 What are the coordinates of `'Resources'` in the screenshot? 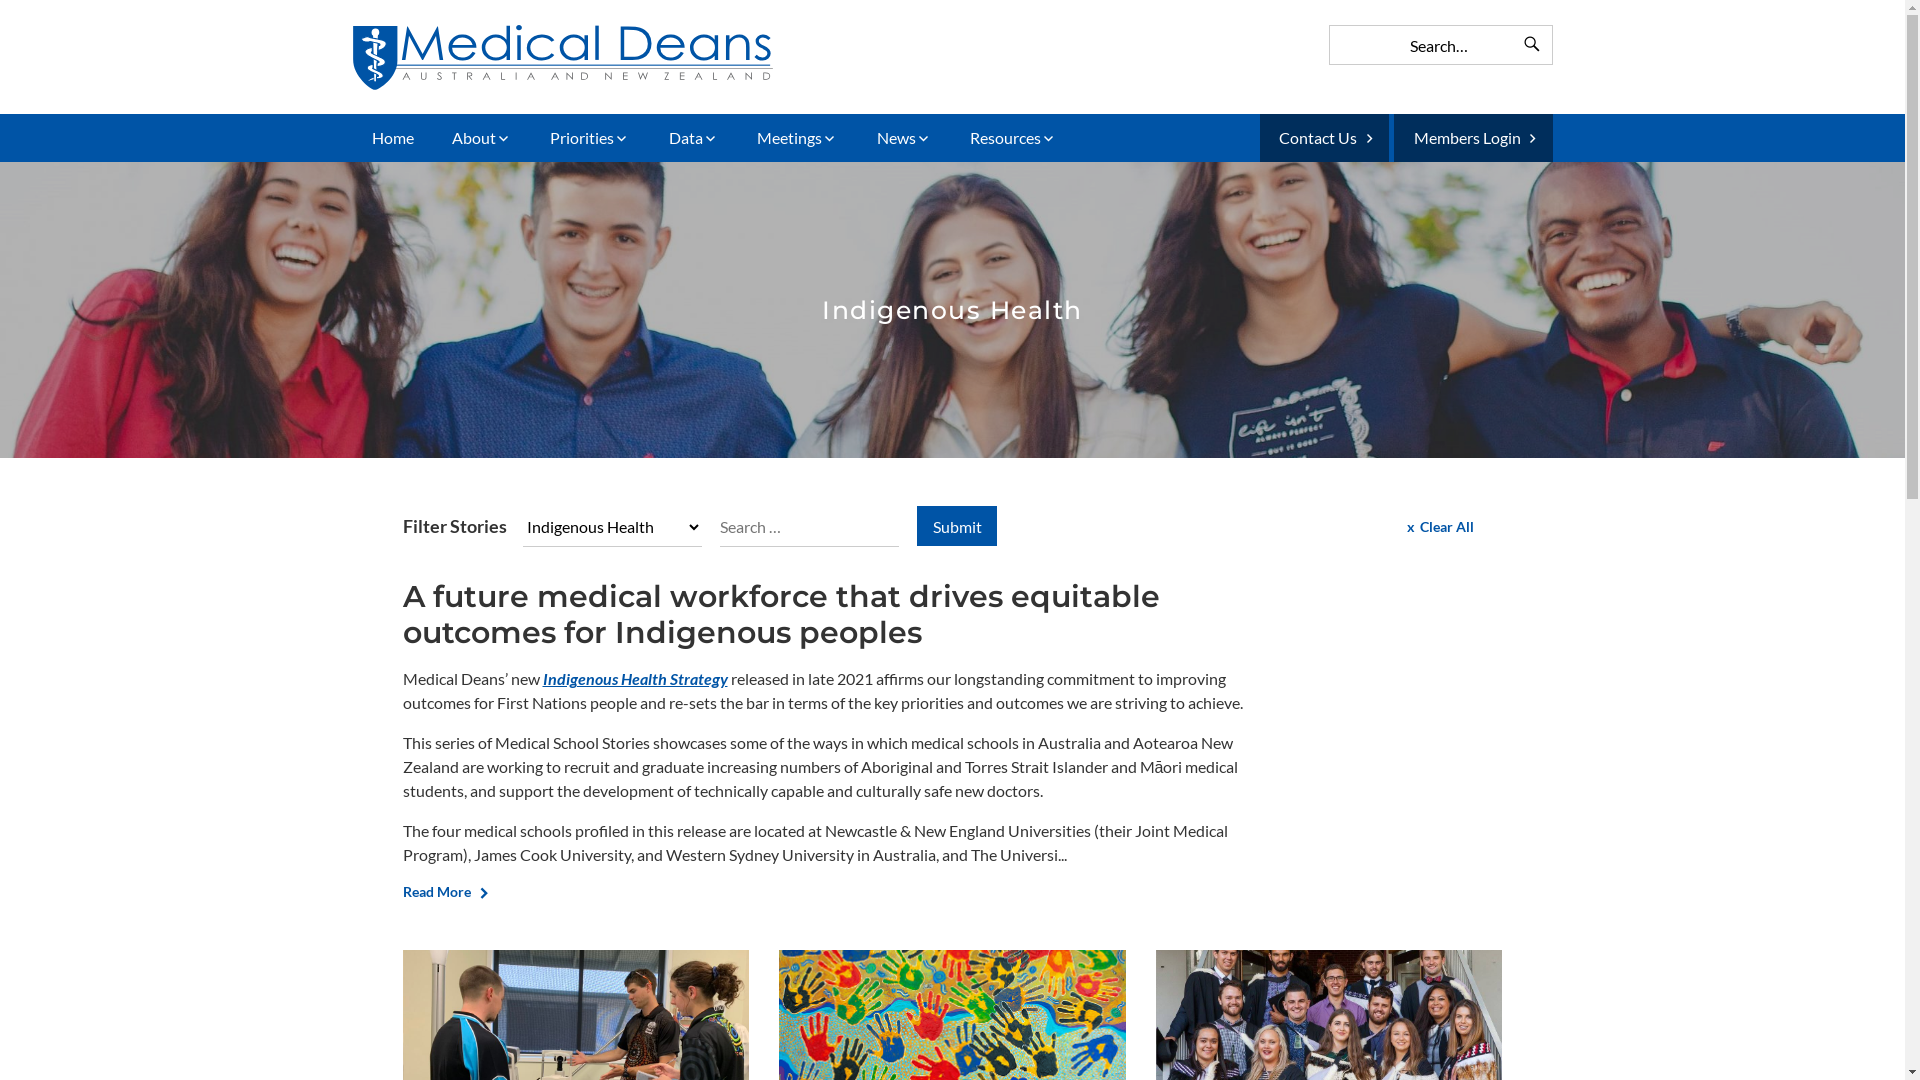 It's located at (1013, 137).